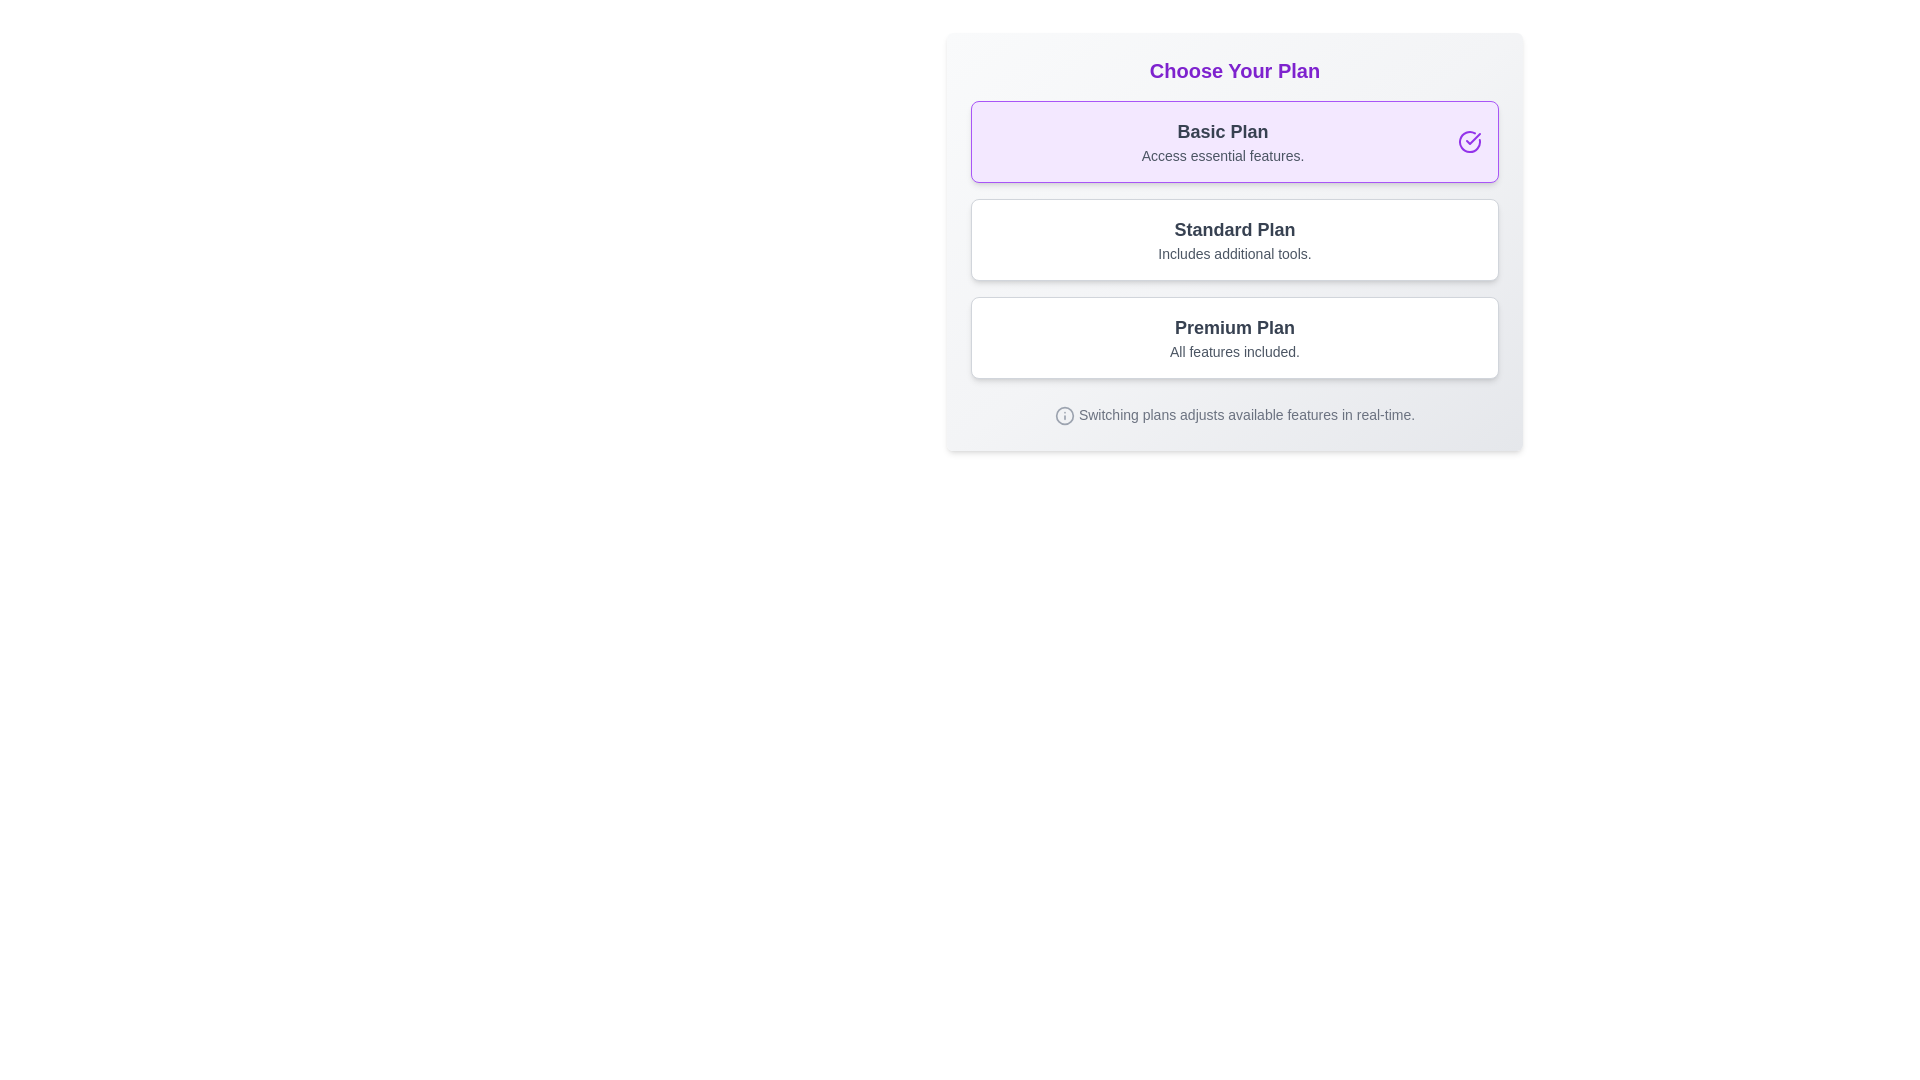 This screenshot has height=1080, width=1920. Describe the element at coordinates (1469, 141) in the screenshot. I see `the circular SVG checkmark icon styled in purple, located to the right of the text content for the 'Basic Plan' option, which visually confirms the selection state` at that location.